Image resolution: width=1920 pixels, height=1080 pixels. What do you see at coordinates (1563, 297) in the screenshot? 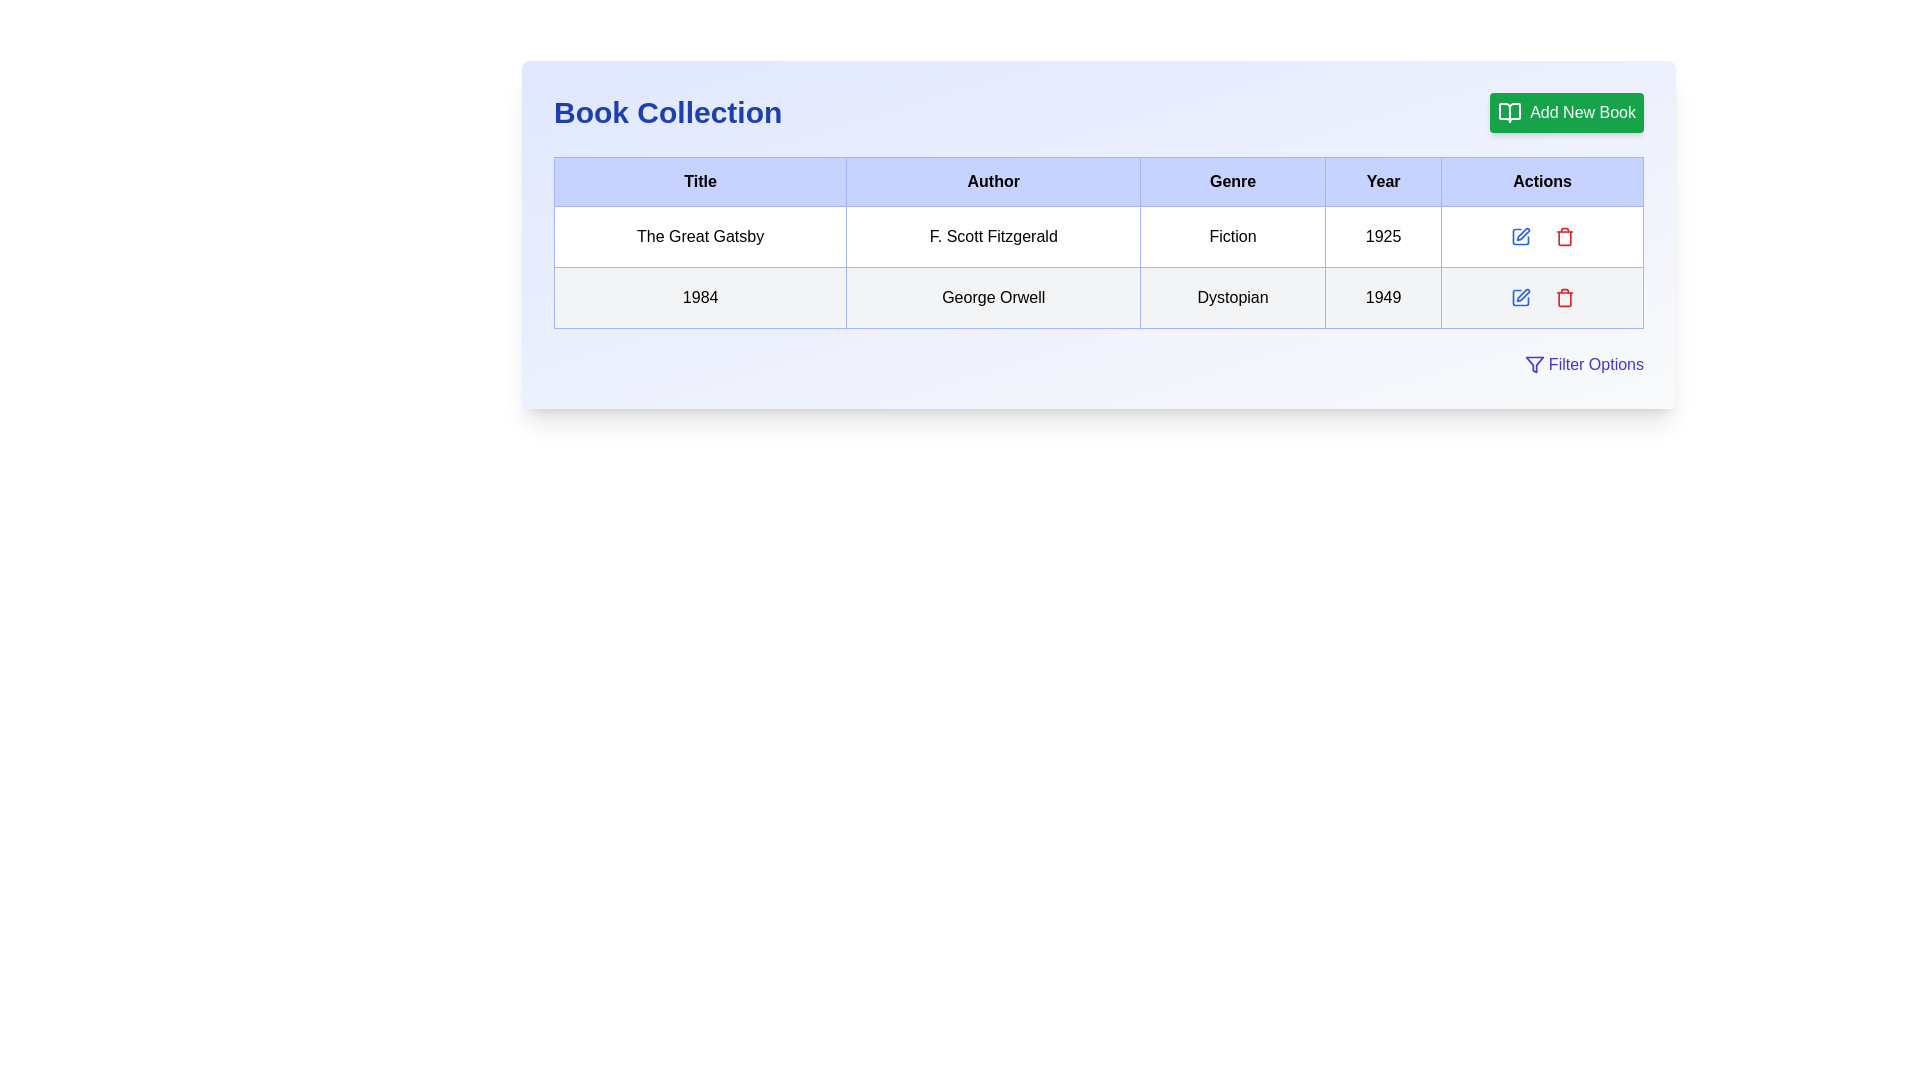
I see `the red trash icon button in the 'Actions' column associated with the book '1984' by George Orwell` at bounding box center [1563, 297].